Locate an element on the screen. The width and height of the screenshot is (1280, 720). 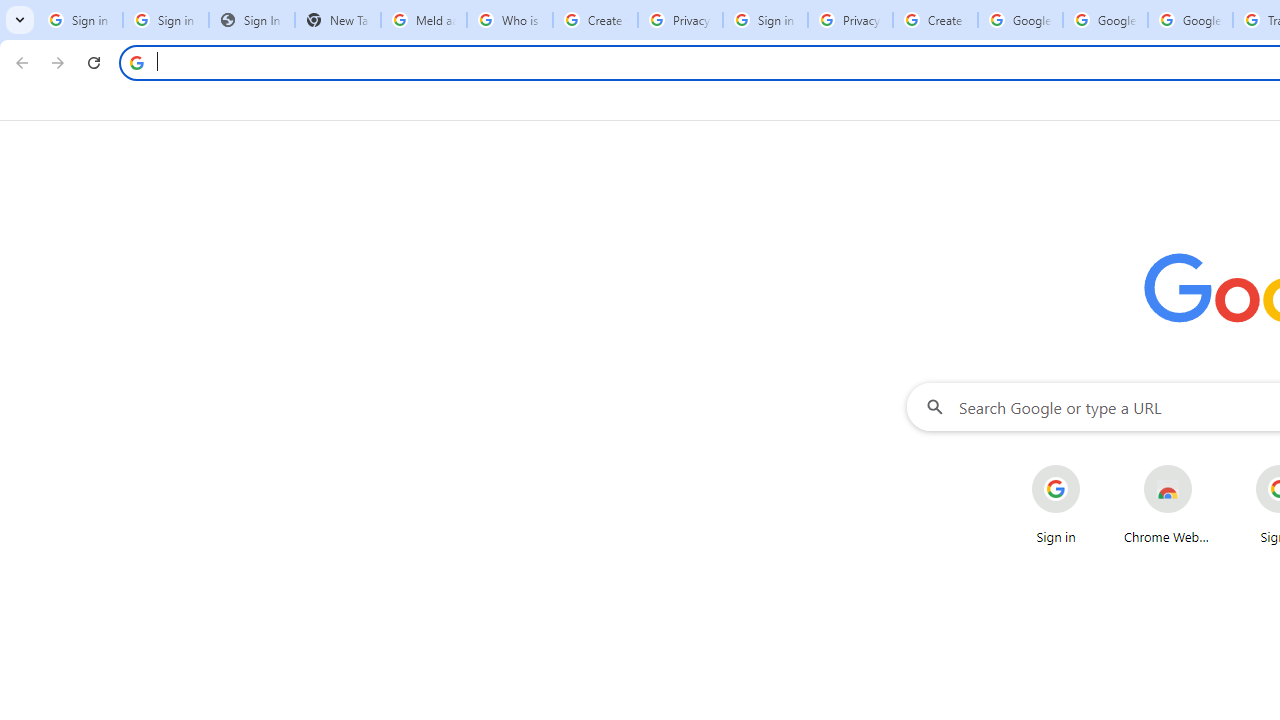
'Sign in - Google Accounts' is located at coordinates (764, 20).